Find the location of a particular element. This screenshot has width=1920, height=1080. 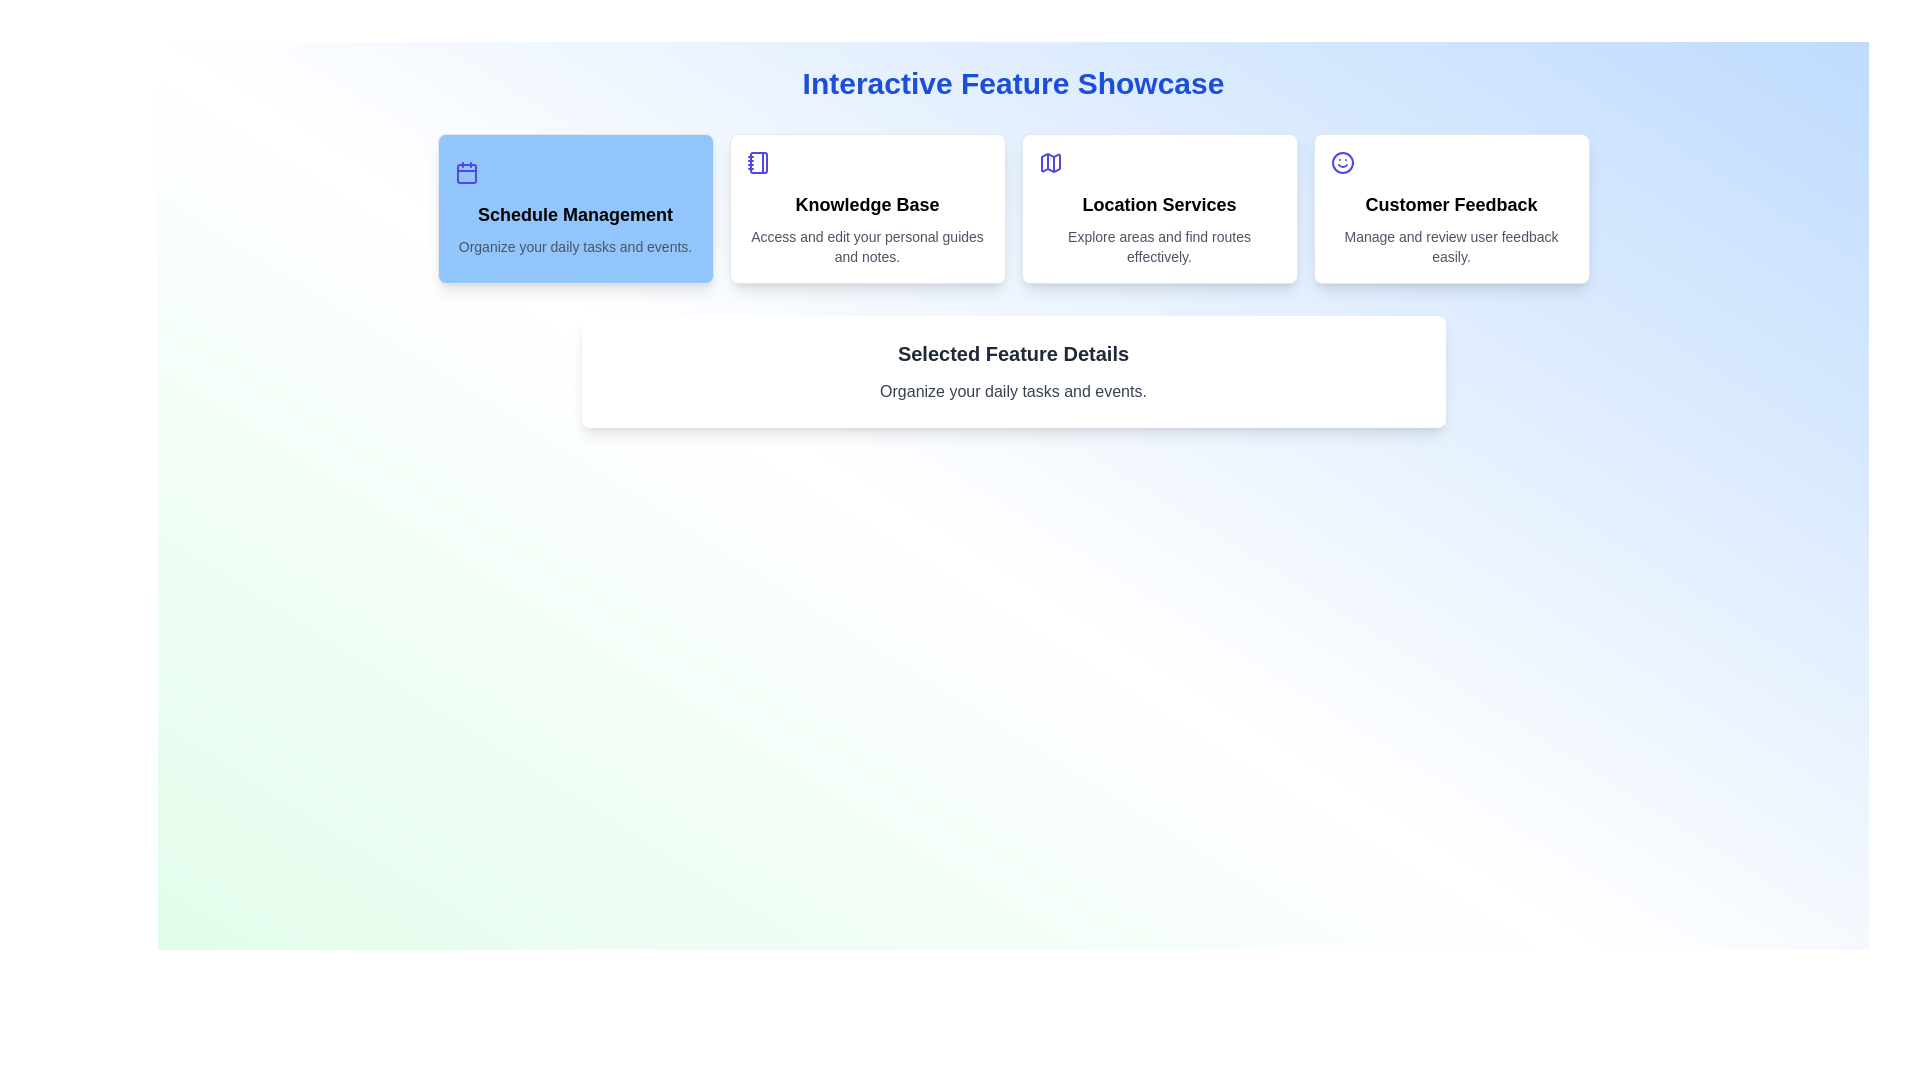

the blue map icon located to the left of the 'Location Services' card in the third column of a four-card layout is located at coordinates (1049, 161).